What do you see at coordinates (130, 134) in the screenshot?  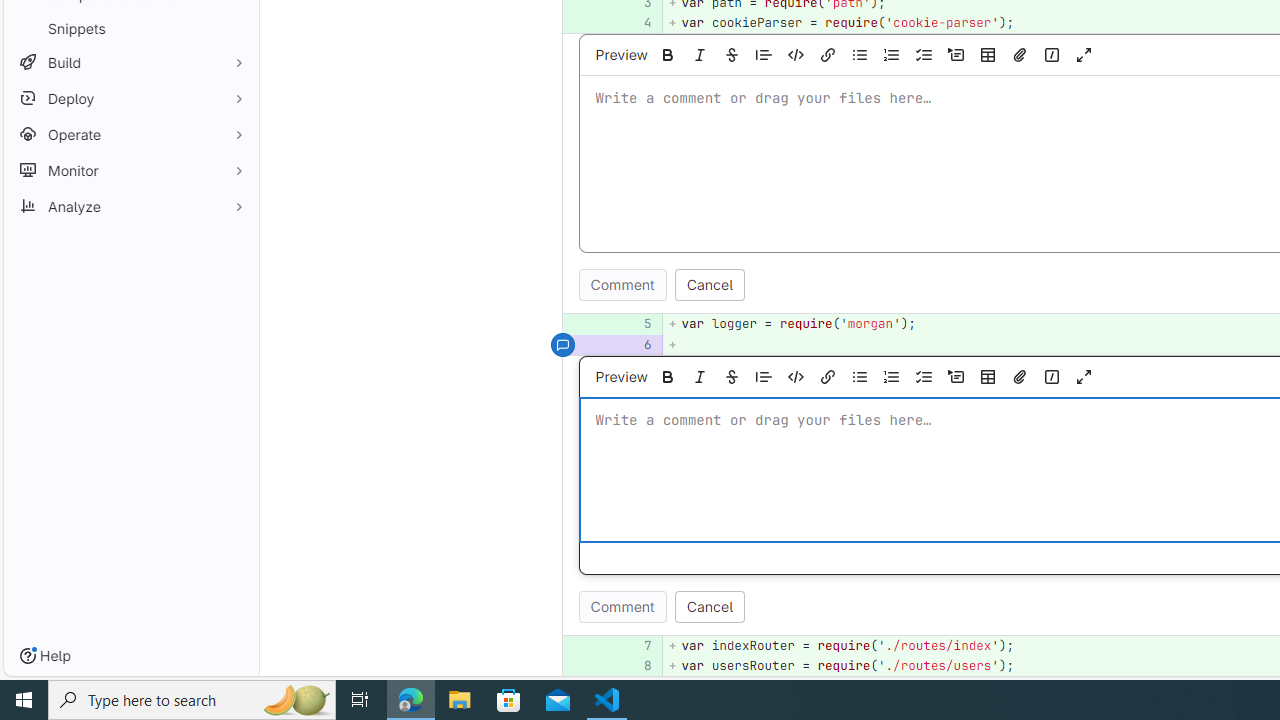 I see `'Operate'` at bounding box center [130, 134].